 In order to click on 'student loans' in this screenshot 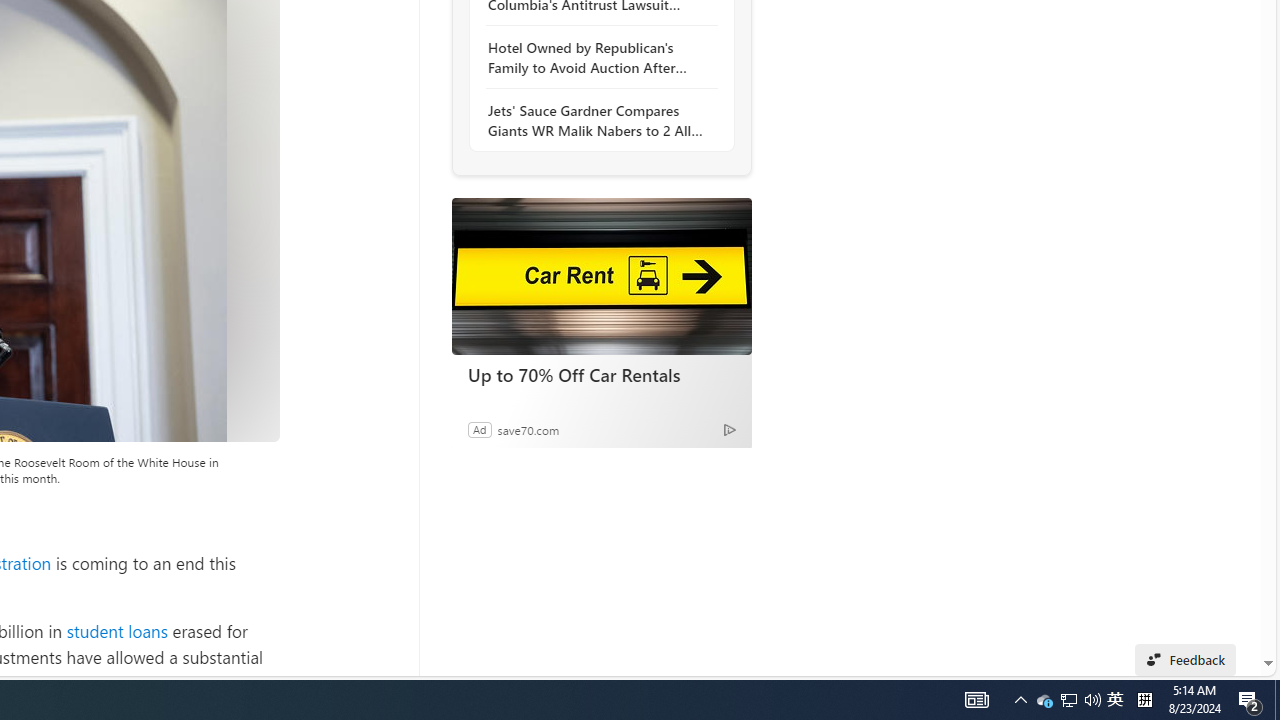, I will do `click(116, 631)`.